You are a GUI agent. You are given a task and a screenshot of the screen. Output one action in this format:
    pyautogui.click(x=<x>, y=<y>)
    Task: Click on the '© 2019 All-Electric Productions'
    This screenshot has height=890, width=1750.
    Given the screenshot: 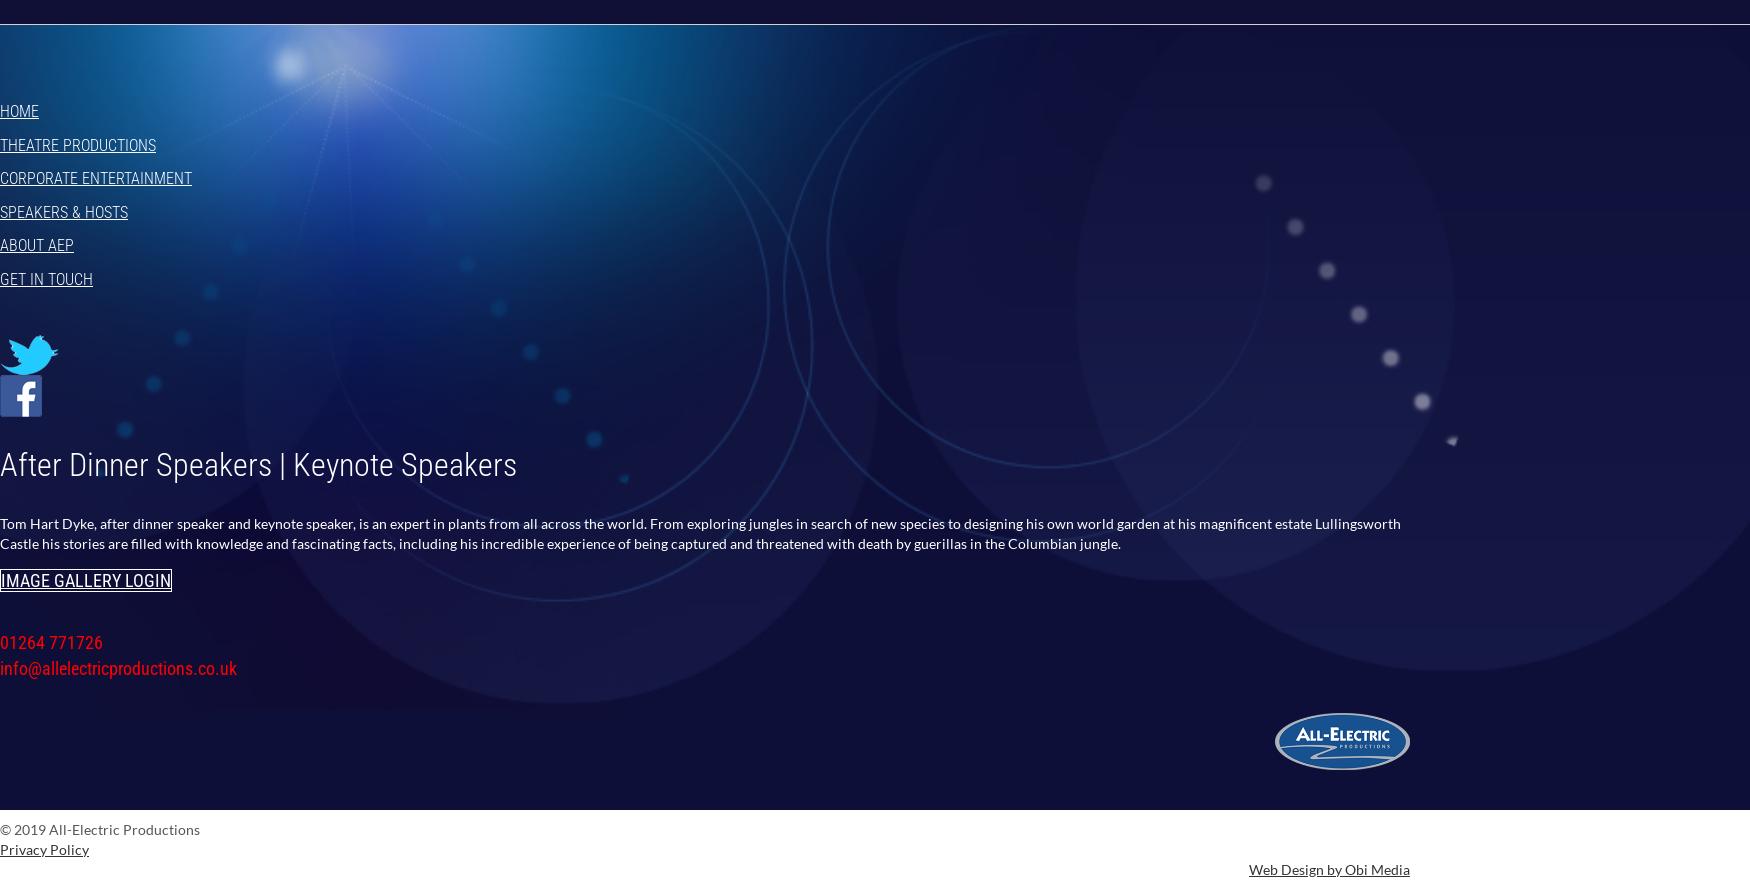 What is the action you would take?
    pyautogui.click(x=99, y=827)
    